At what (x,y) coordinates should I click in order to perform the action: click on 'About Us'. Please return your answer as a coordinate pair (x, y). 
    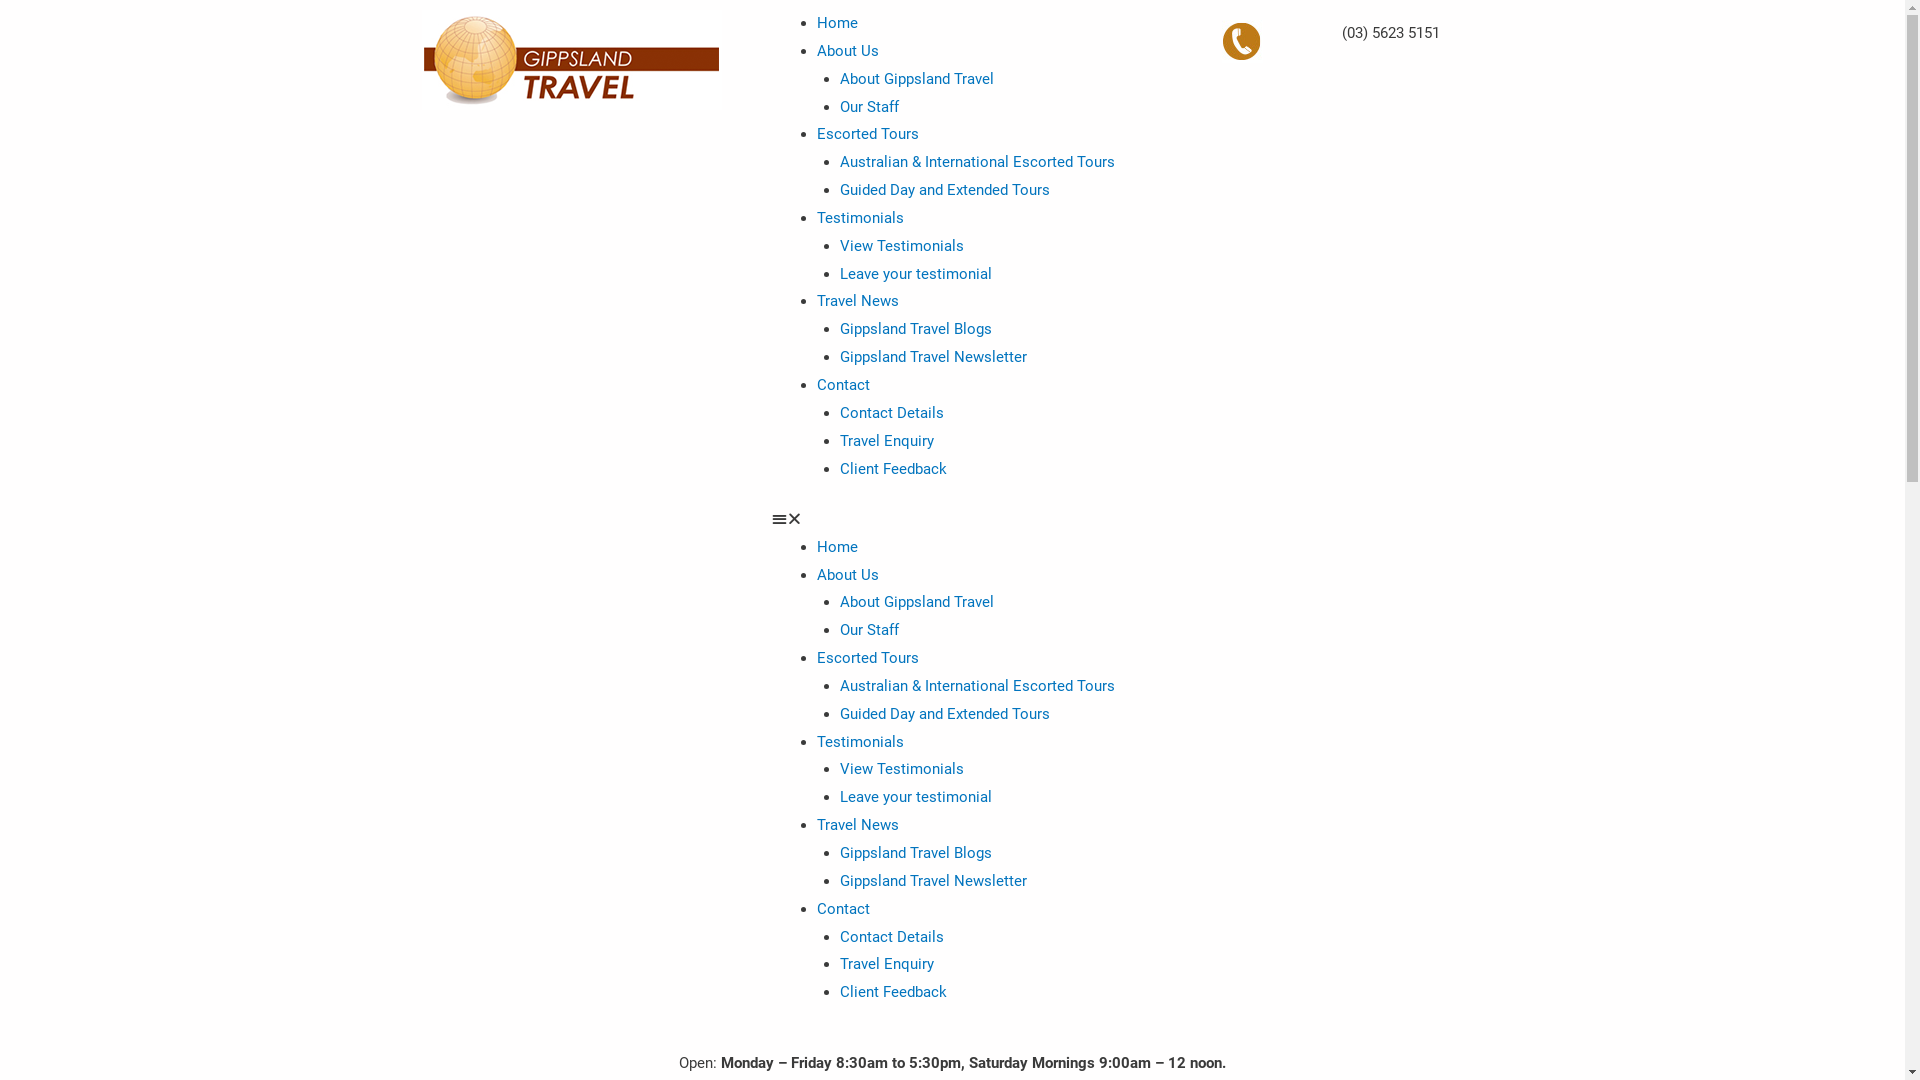
    Looking at the image, I should click on (848, 574).